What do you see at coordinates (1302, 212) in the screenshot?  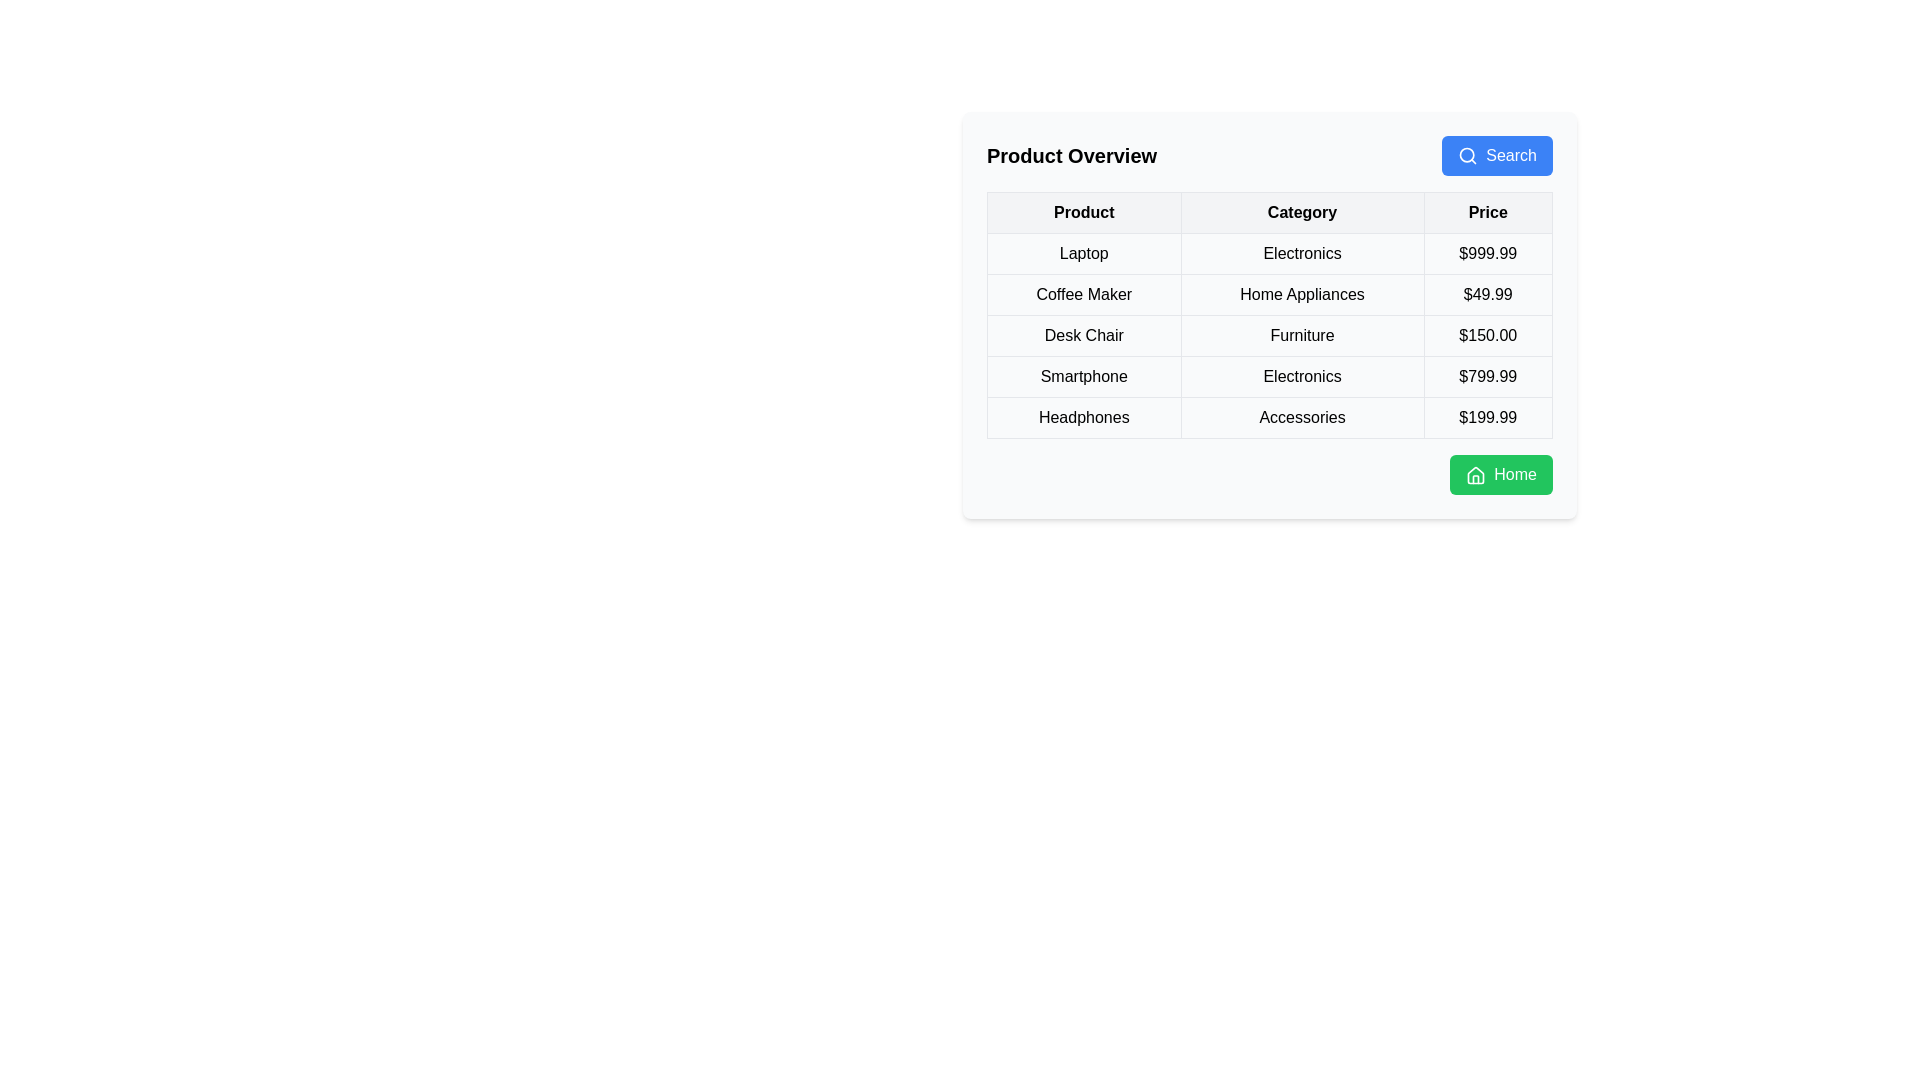 I see `the 'Category' text label, which is the second column header in the table, displaying the word 'Category' in bold font on a light gray background` at bounding box center [1302, 212].